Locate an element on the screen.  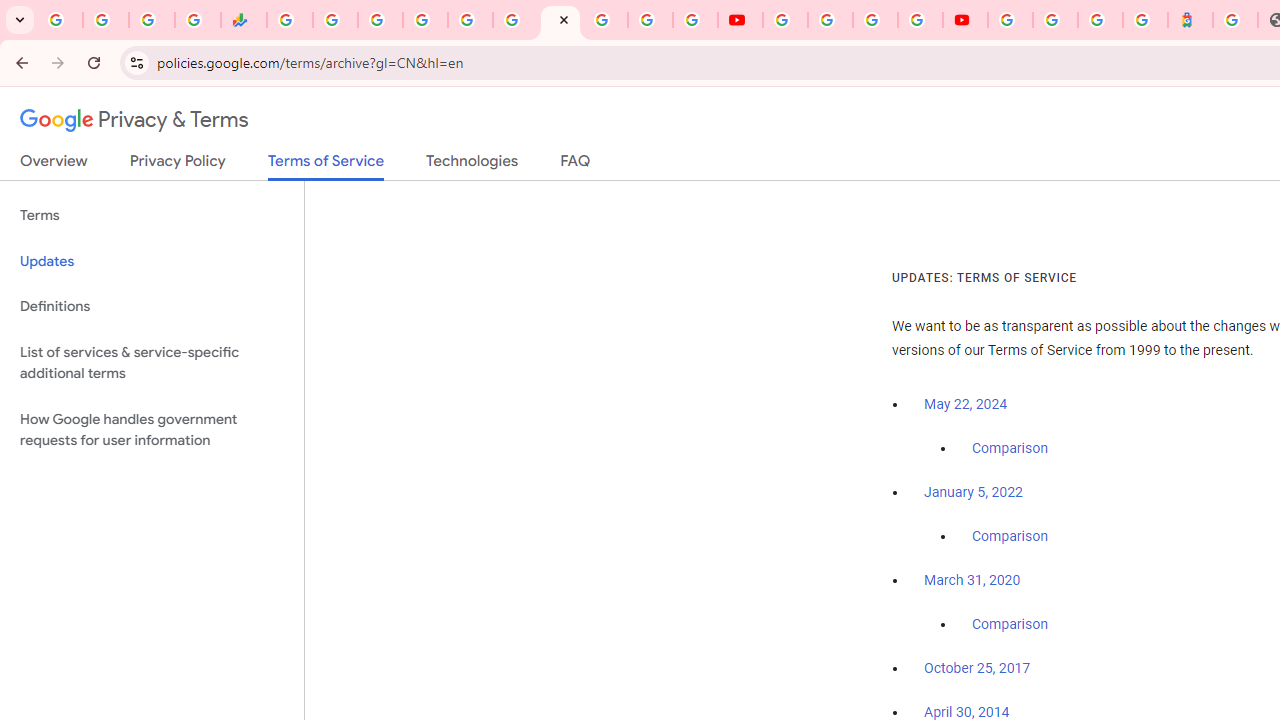
'List of services & service-specific additional terms' is located at coordinates (151, 362).